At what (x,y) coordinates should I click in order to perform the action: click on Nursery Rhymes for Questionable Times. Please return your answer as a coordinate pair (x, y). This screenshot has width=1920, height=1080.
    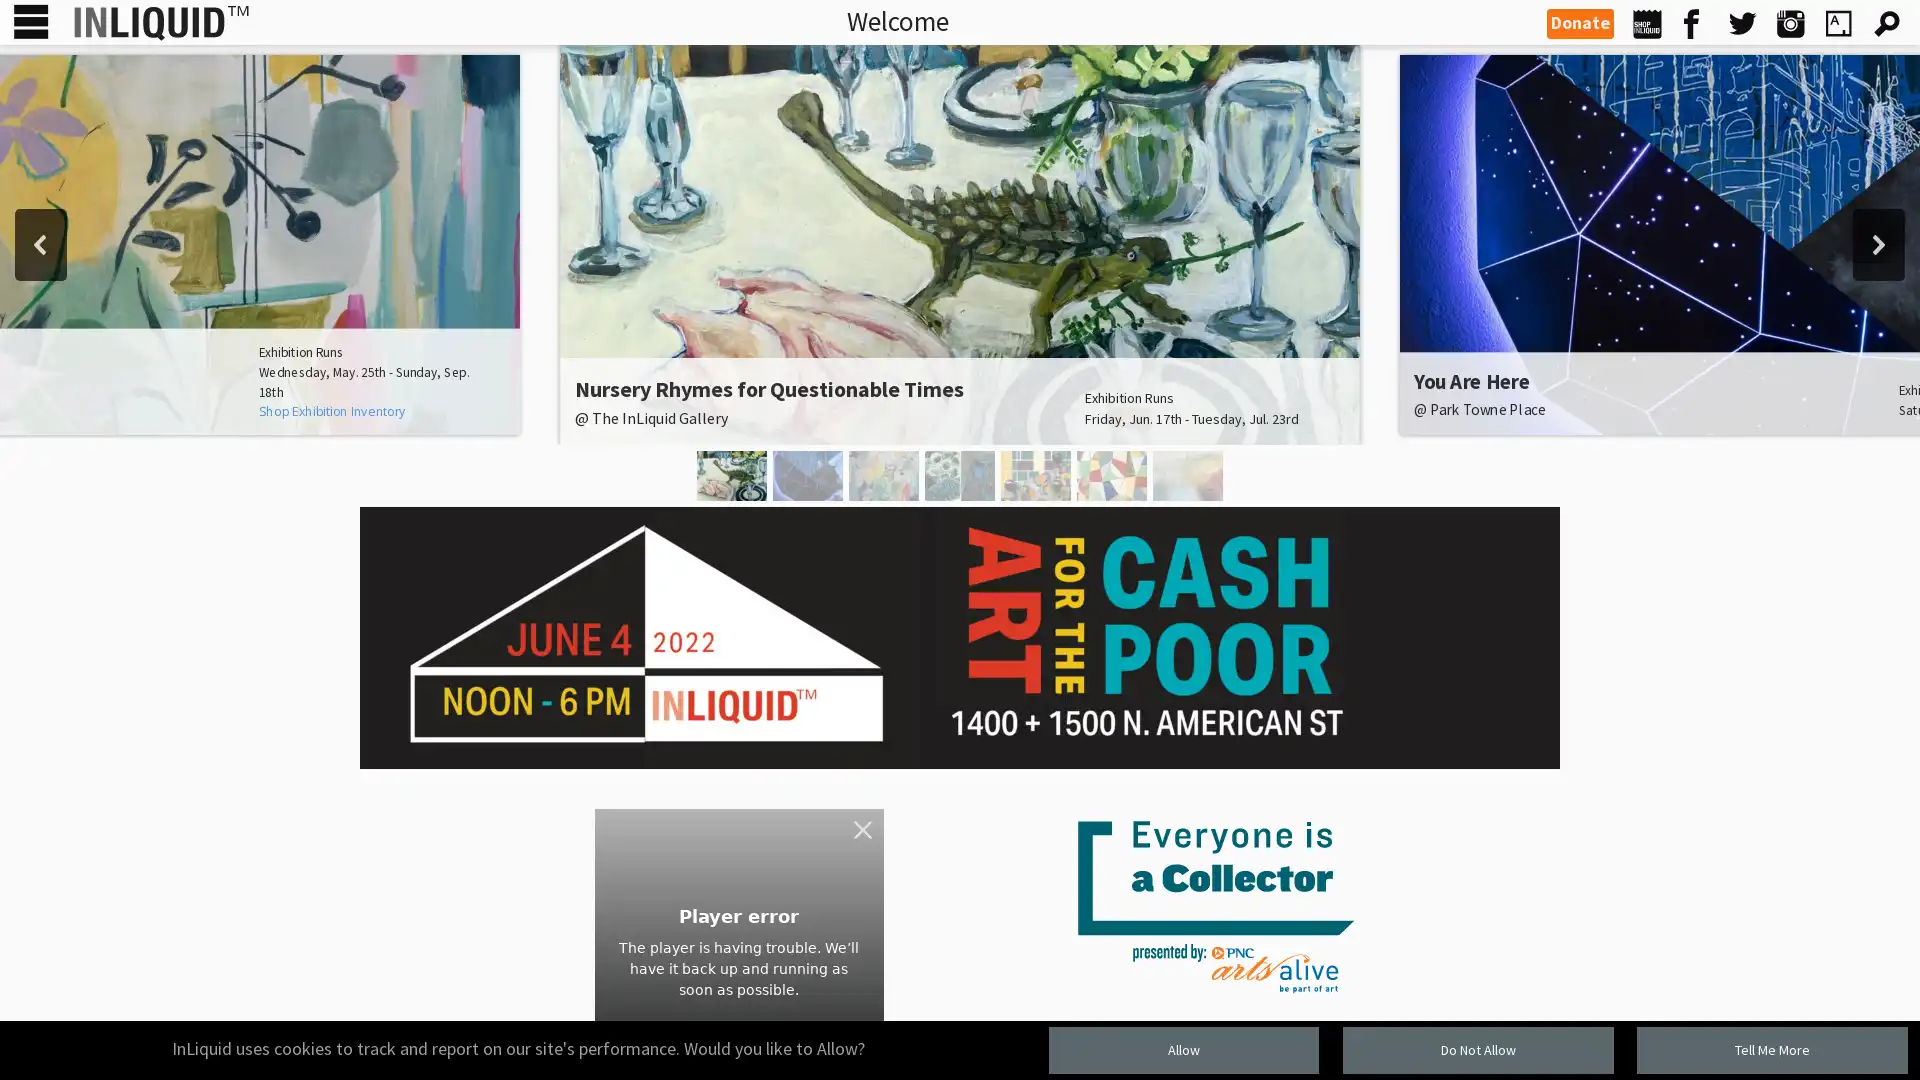
    Looking at the image, I should click on (730, 475).